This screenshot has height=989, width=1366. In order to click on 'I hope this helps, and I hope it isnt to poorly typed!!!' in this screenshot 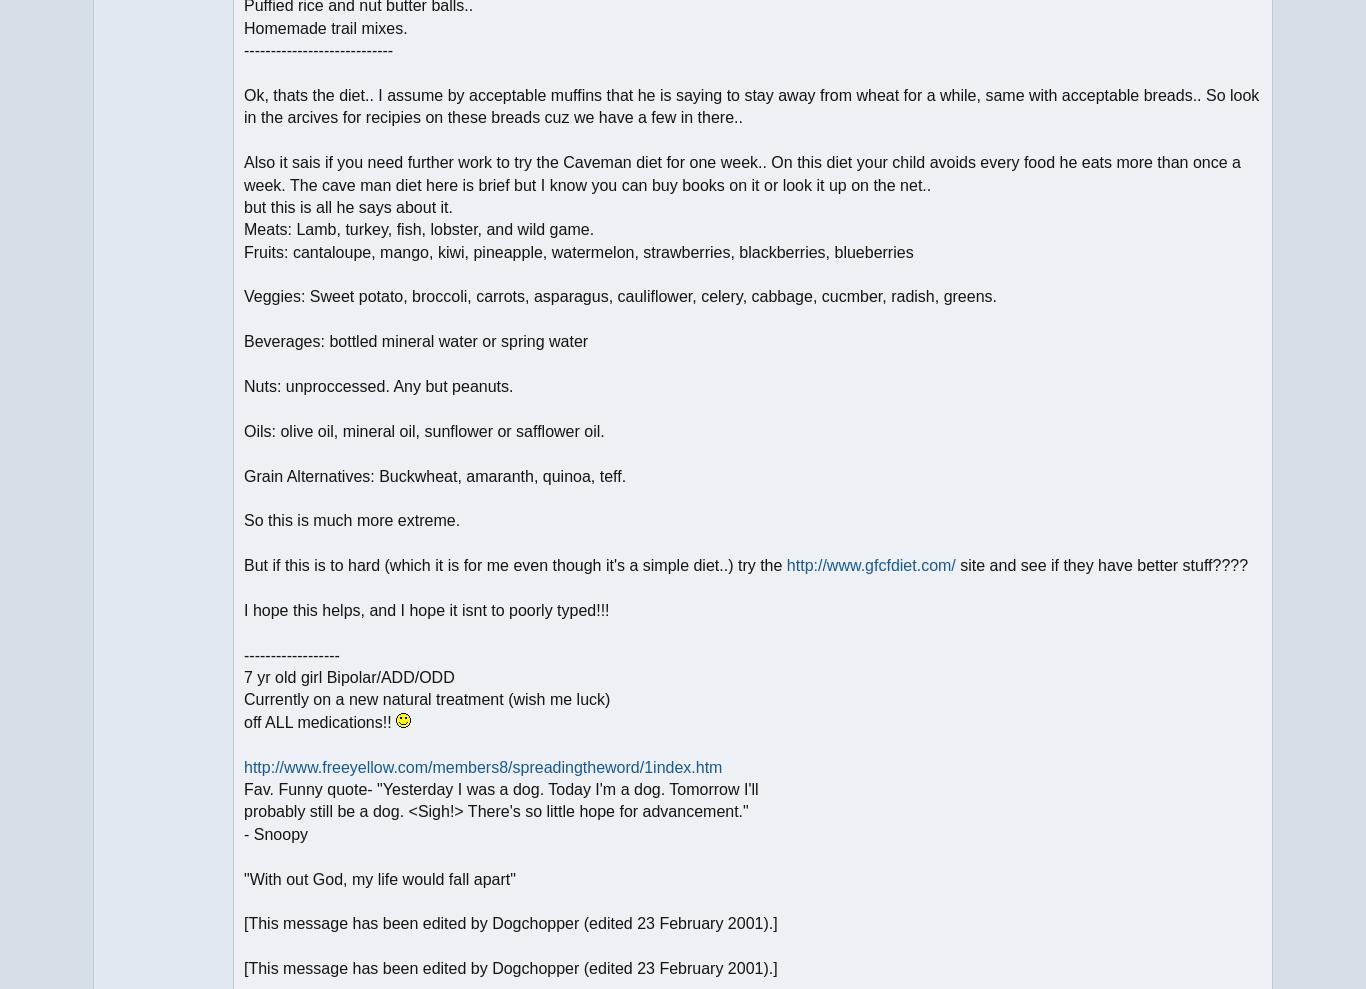, I will do `click(425, 609)`.